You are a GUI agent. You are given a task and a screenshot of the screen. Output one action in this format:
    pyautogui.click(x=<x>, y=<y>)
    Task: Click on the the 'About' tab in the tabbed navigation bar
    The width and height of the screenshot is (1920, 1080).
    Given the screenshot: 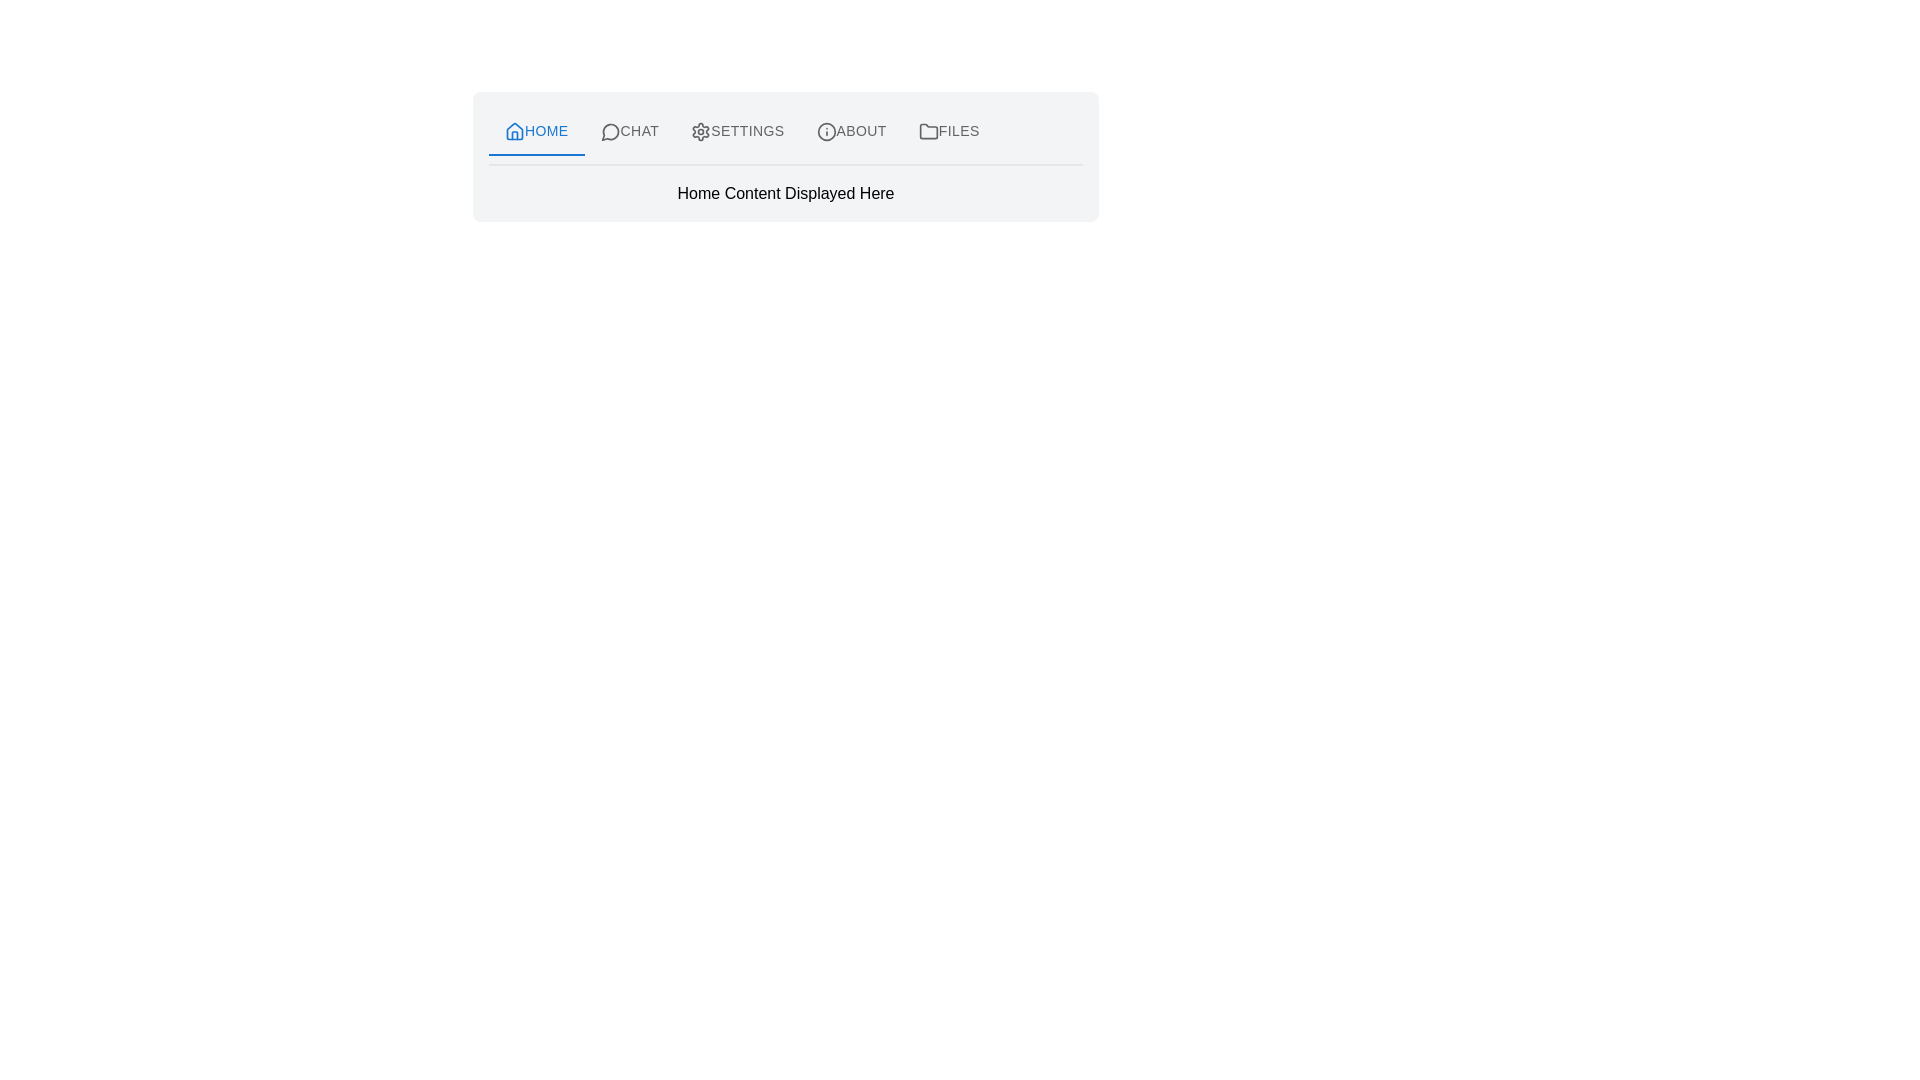 What is the action you would take?
    pyautogui.click(x=851, y=131)
    